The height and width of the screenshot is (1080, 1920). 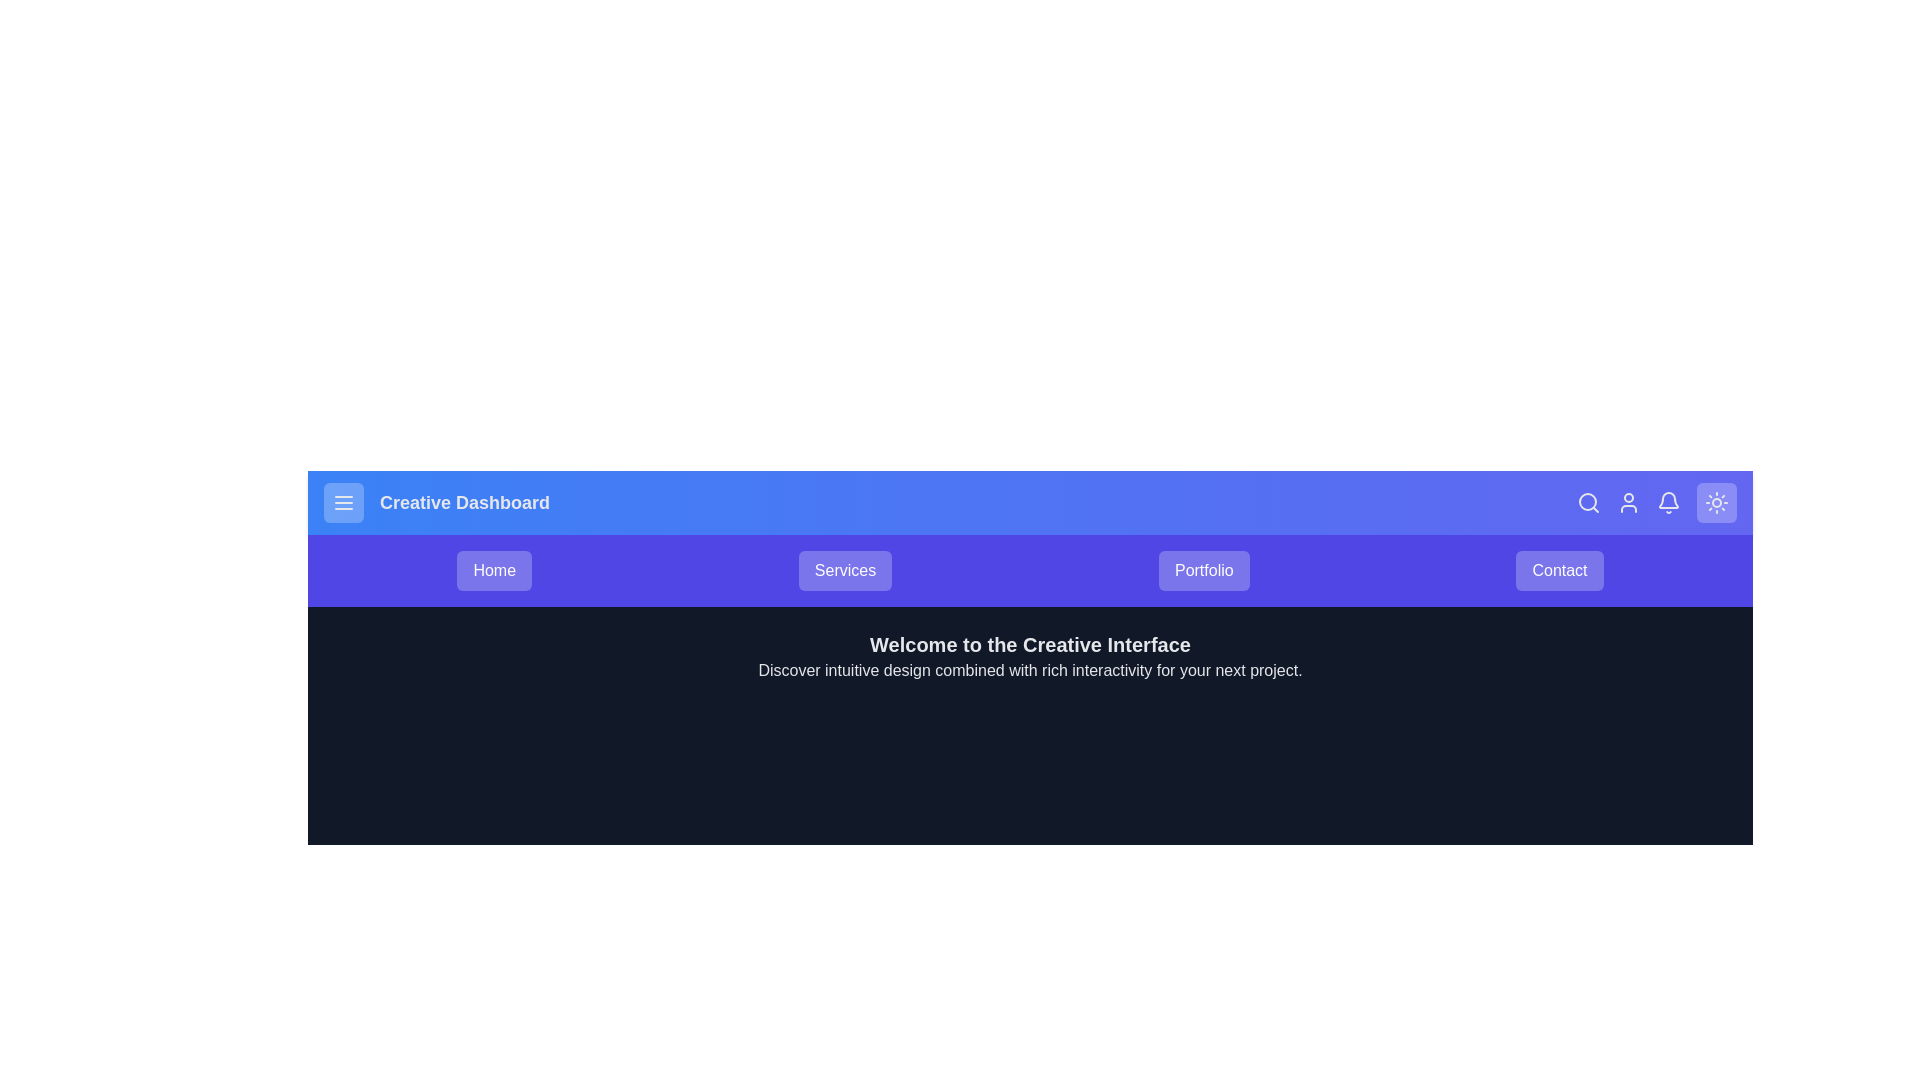 I want to click on the bell icon in the header, so click(x=1669, y=501).